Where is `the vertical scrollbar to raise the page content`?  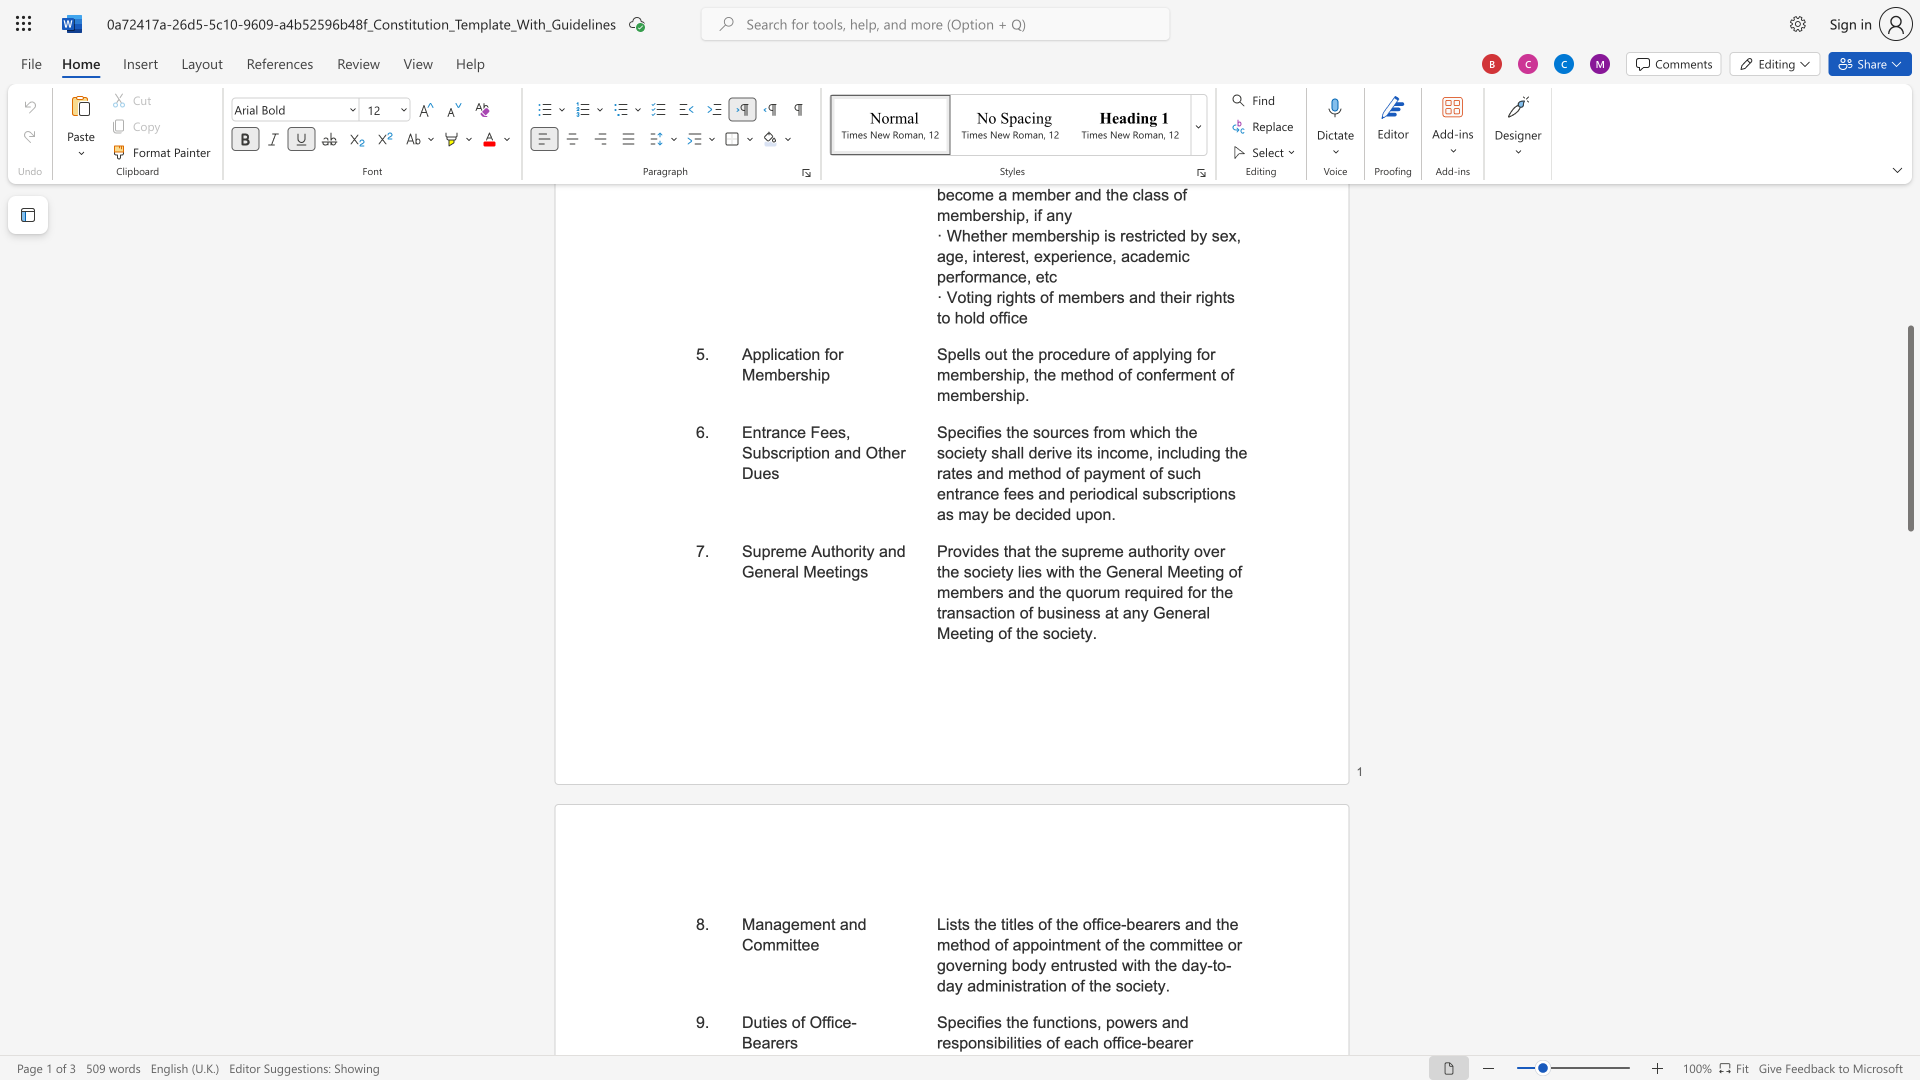
the vertical scrollbar to raise the page content is located at coordinates (1909, 238).